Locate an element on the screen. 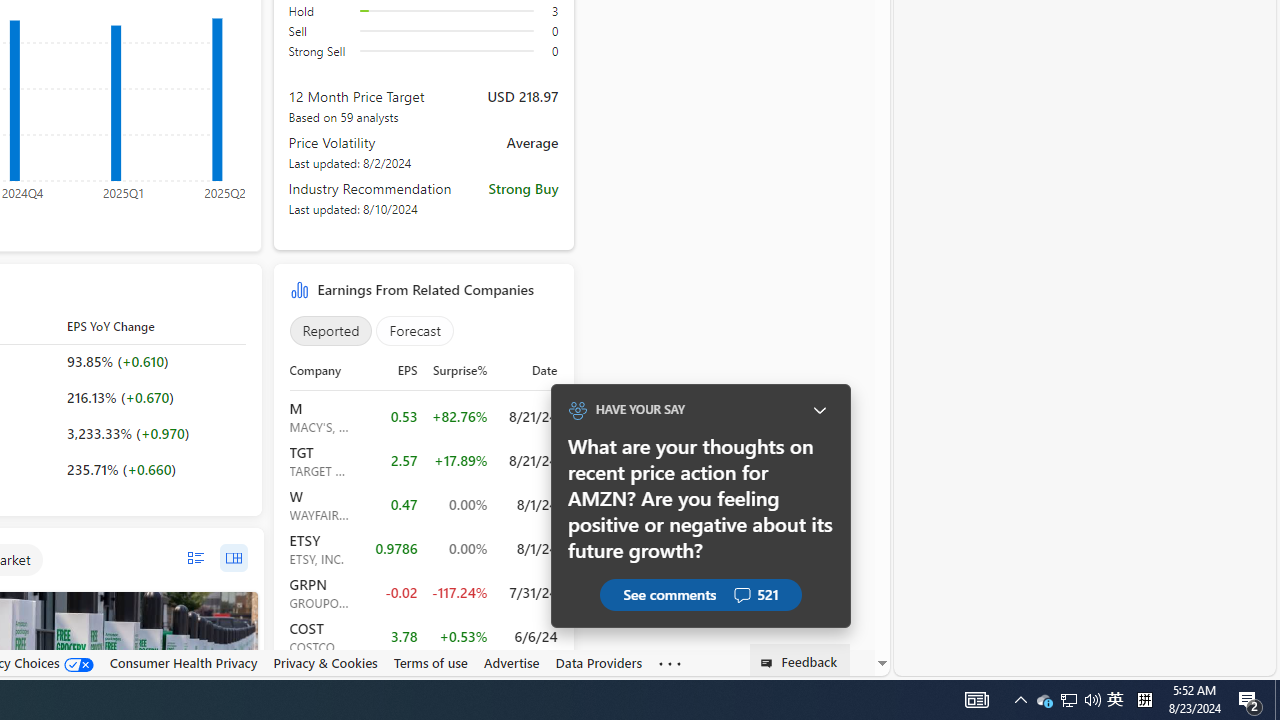  'grid layout' is located at coordinates (233, 558).